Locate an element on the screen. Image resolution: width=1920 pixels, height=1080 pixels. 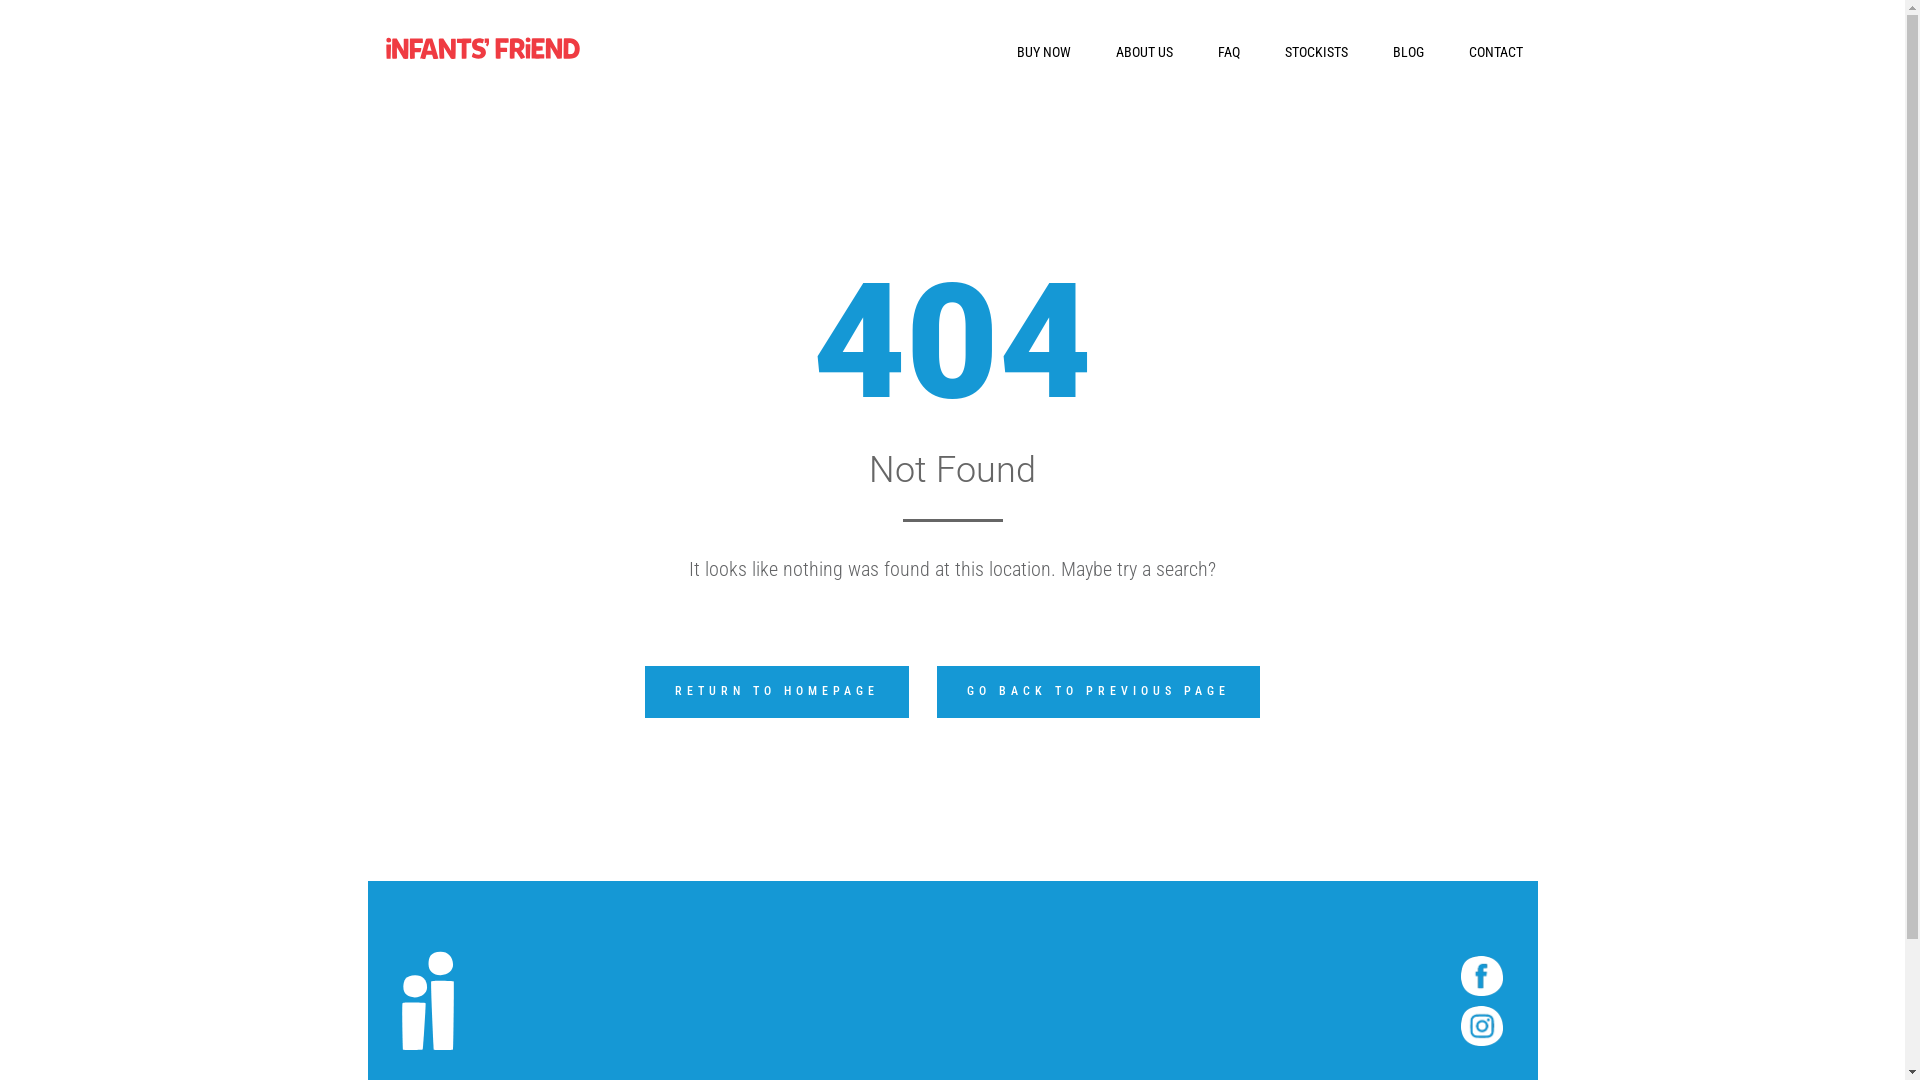
'BUY NOW' is located at coordinates (1041, 50).